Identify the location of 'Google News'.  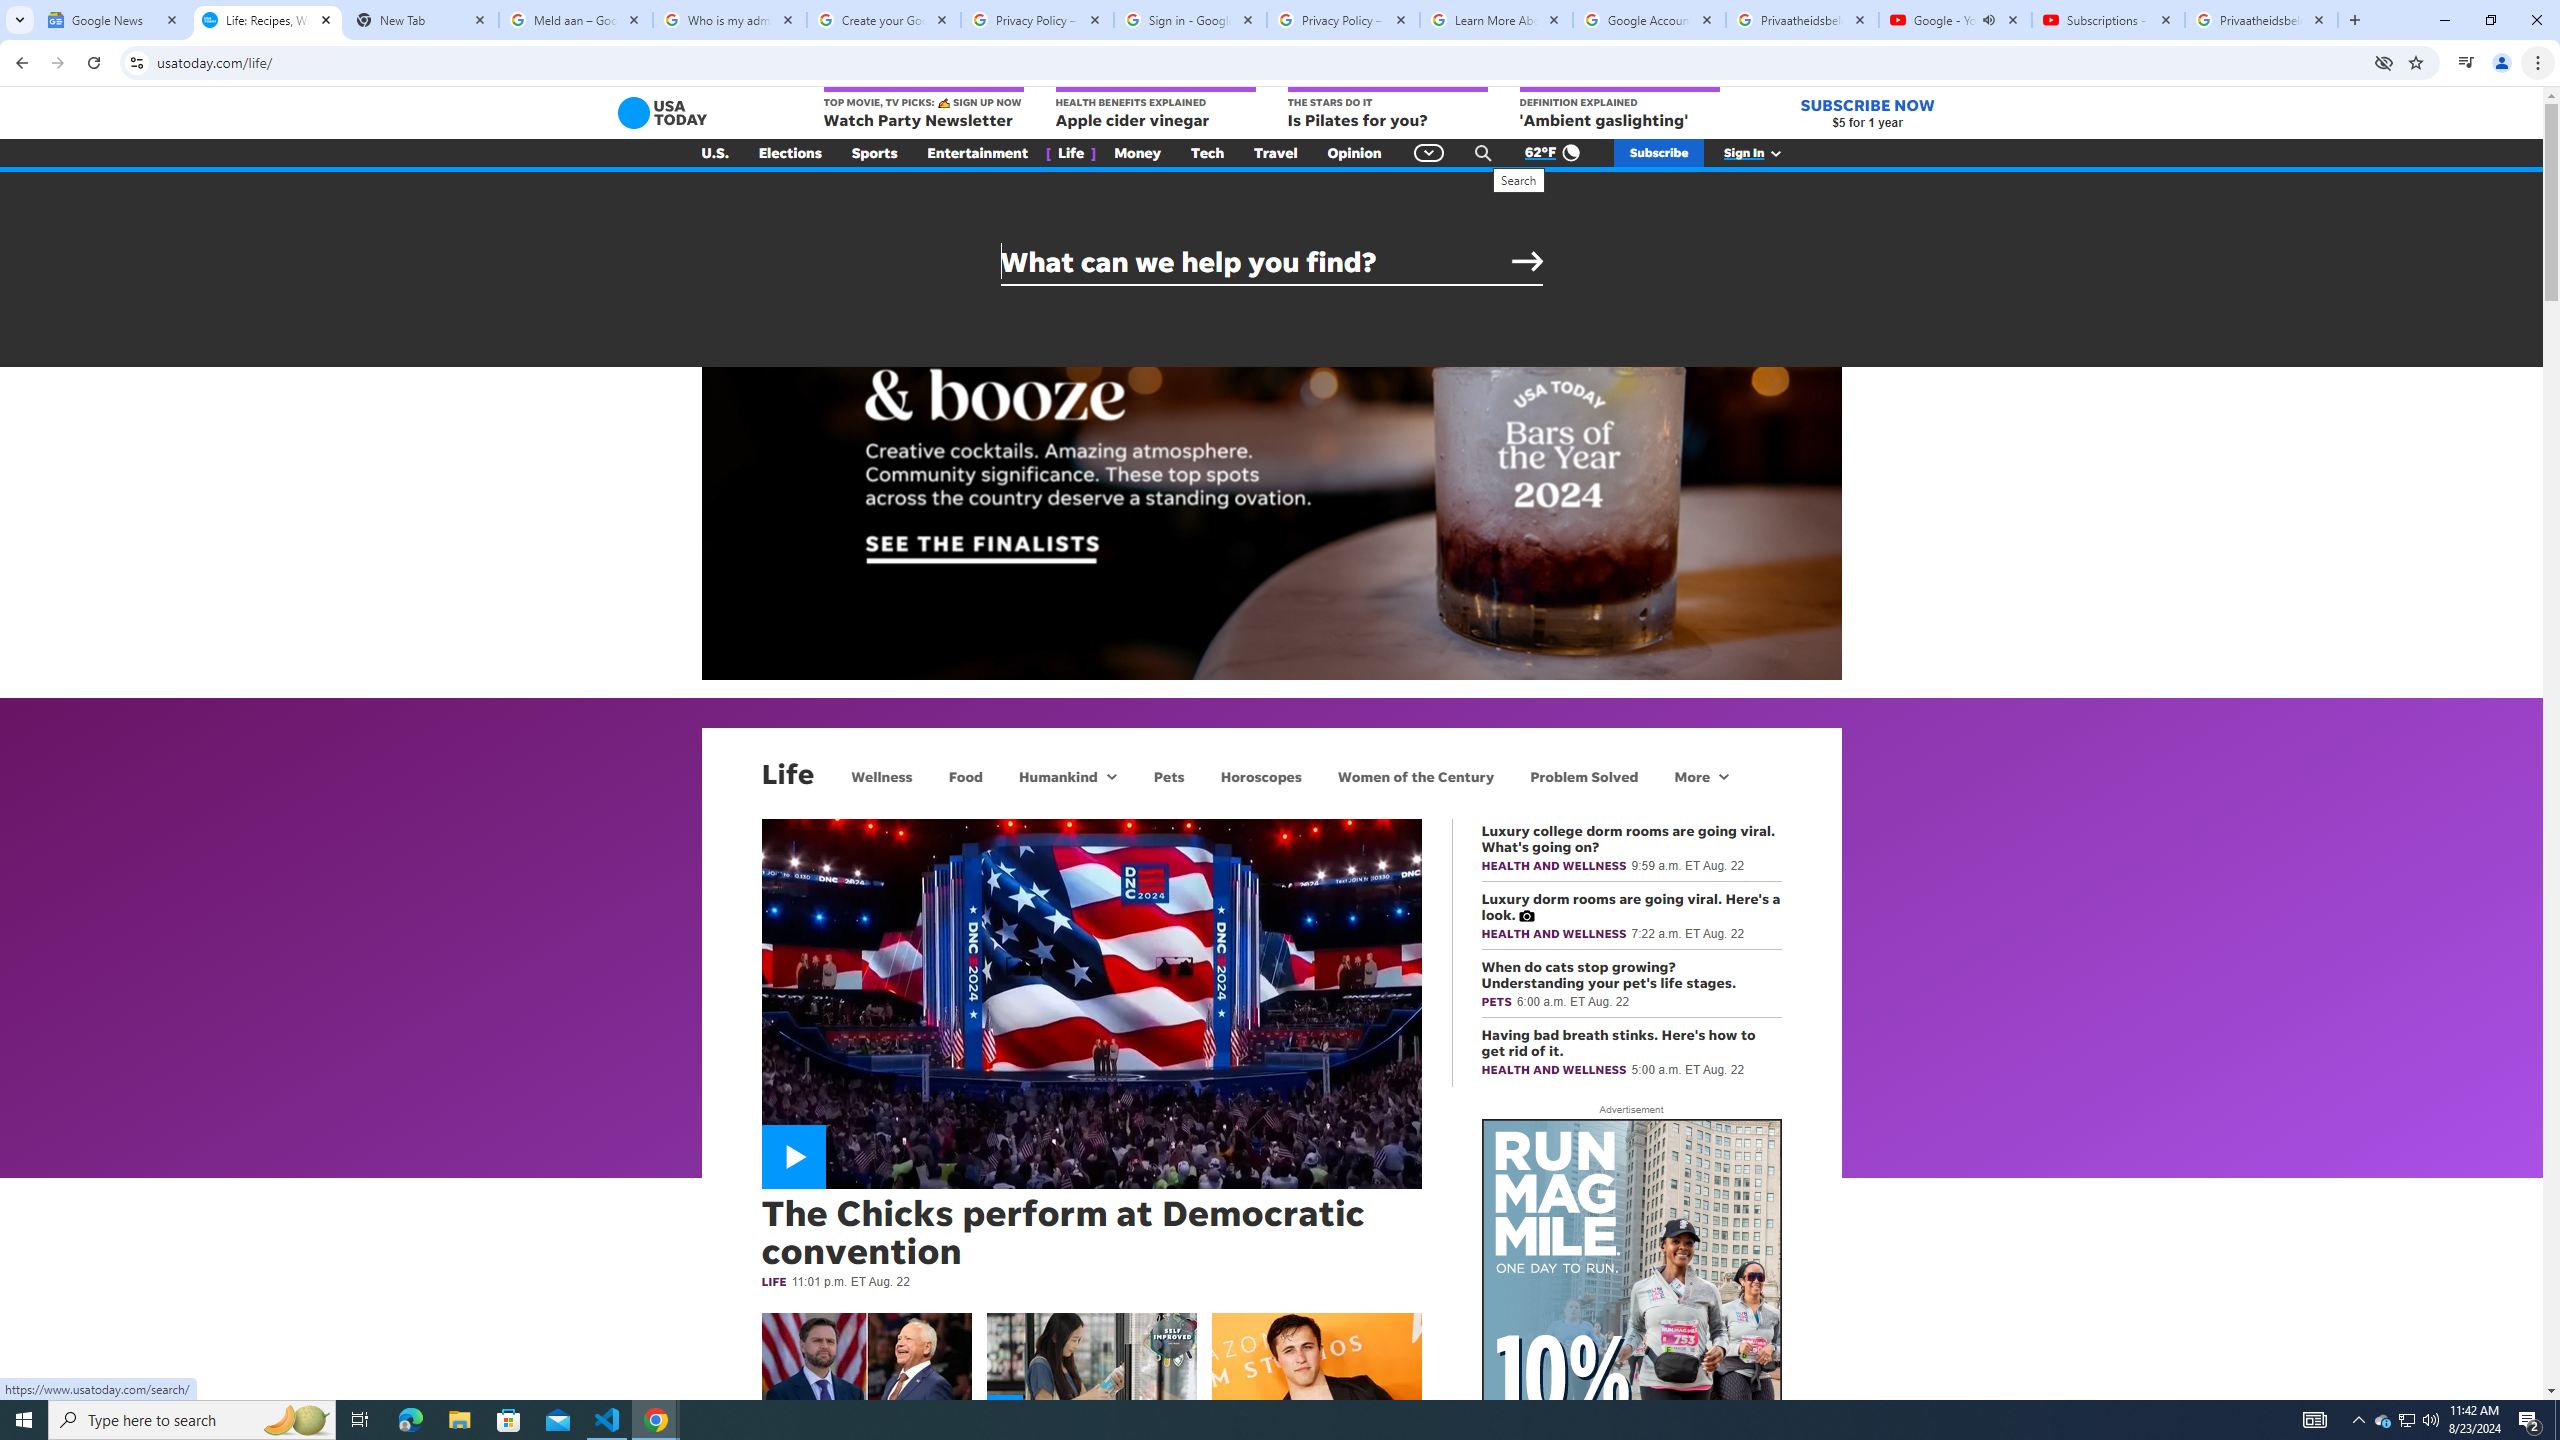
(113, 19).